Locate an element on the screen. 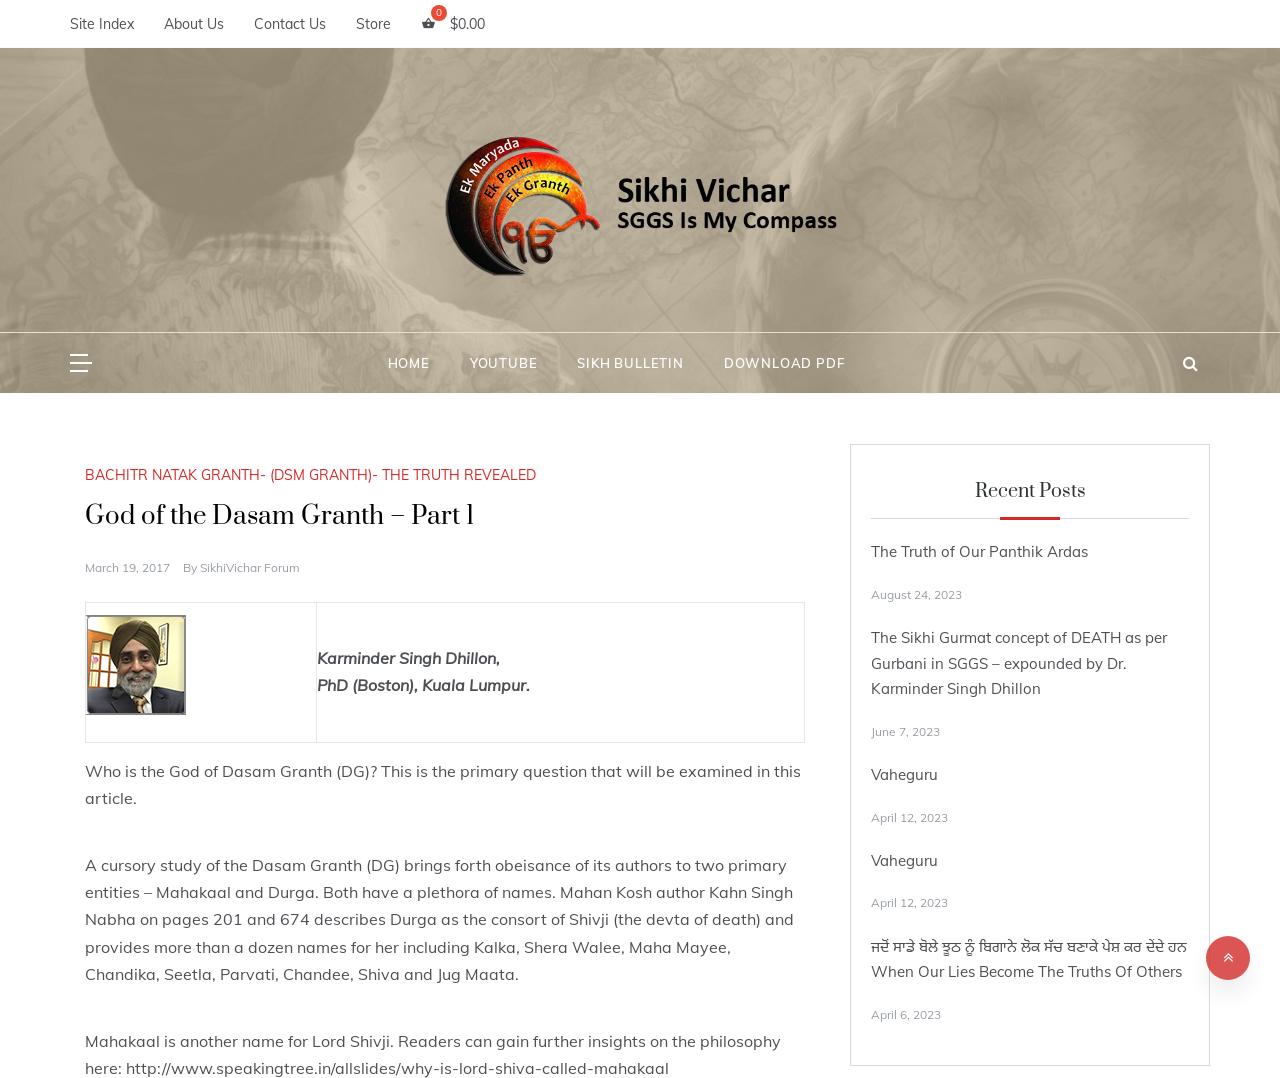 This screenshot has width=1280, height=1078. 'Site Index' is located at coordinates (101, 23).